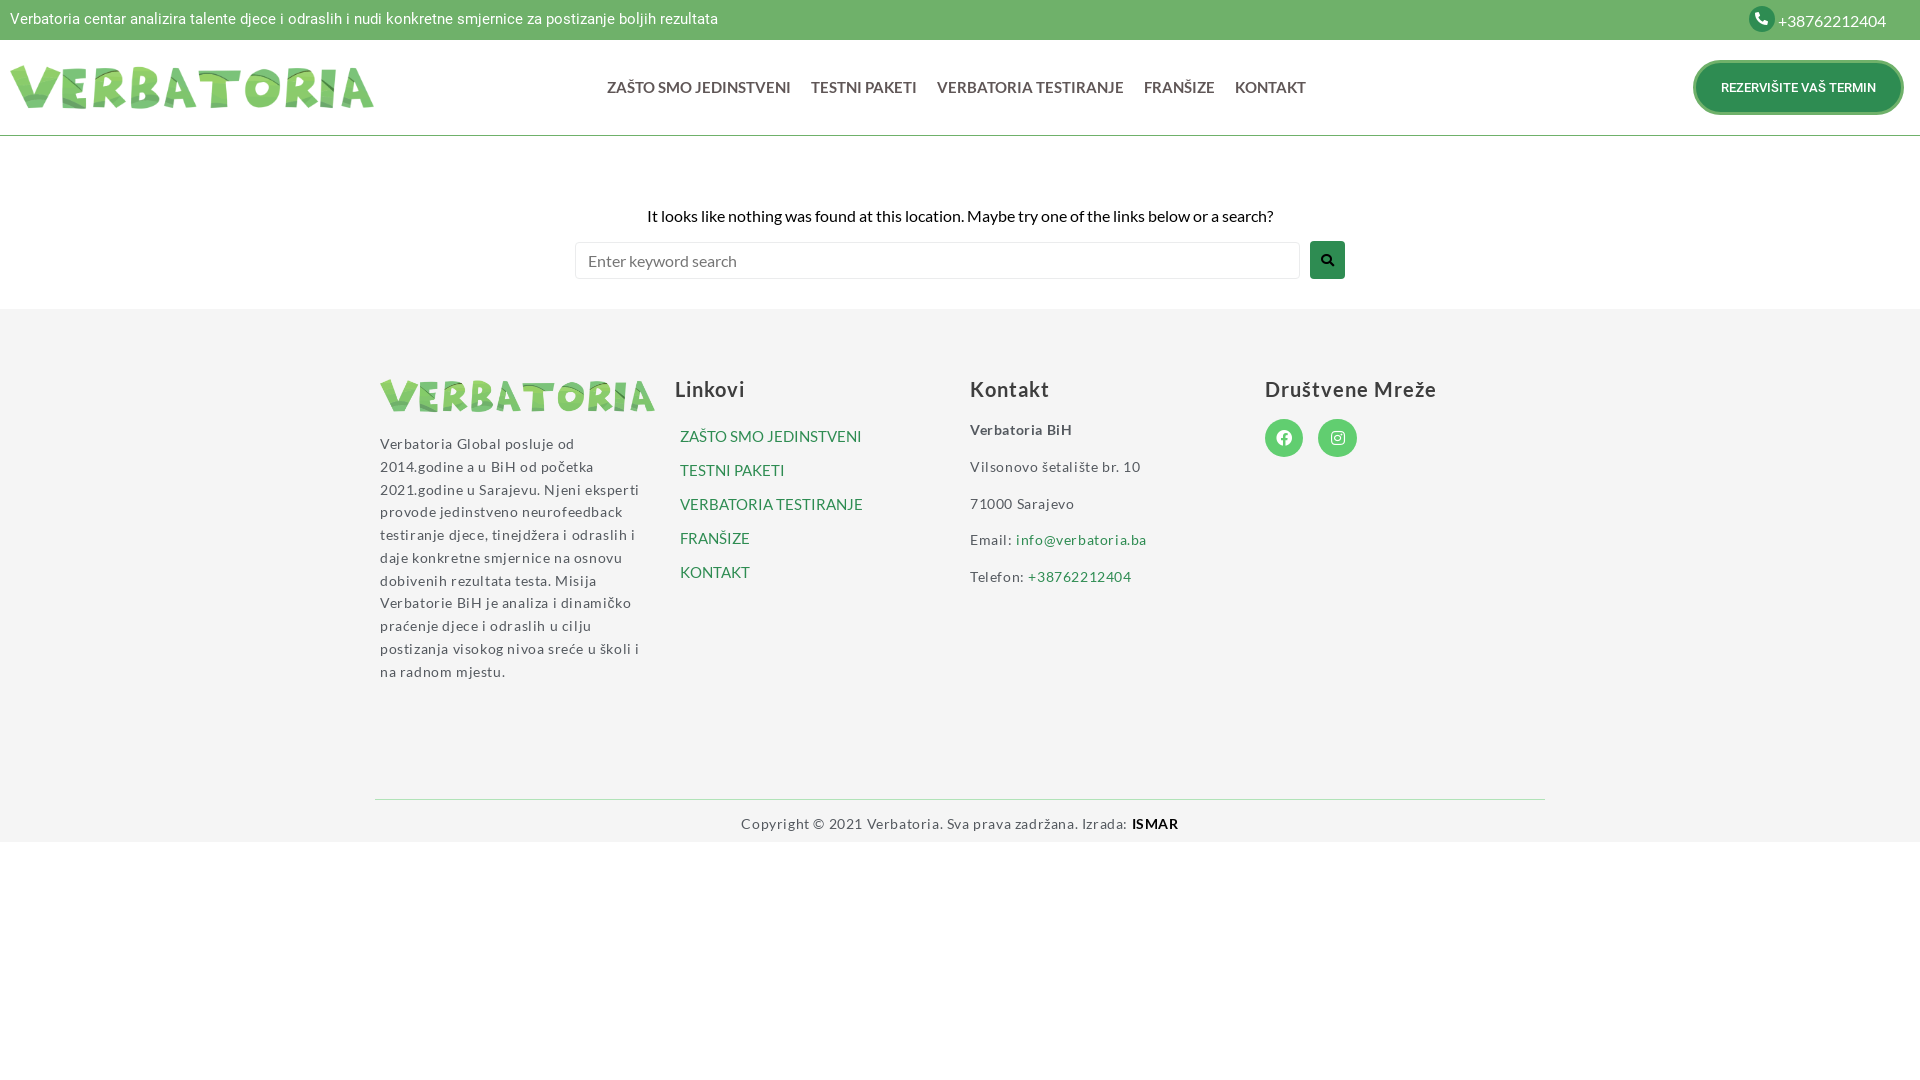 This screenshot has width=1920, height=1080. Describe the element at coordinates (935, 86) in the screenshot. I see `'VERBATORIA TESTIRANJE'` at that location.